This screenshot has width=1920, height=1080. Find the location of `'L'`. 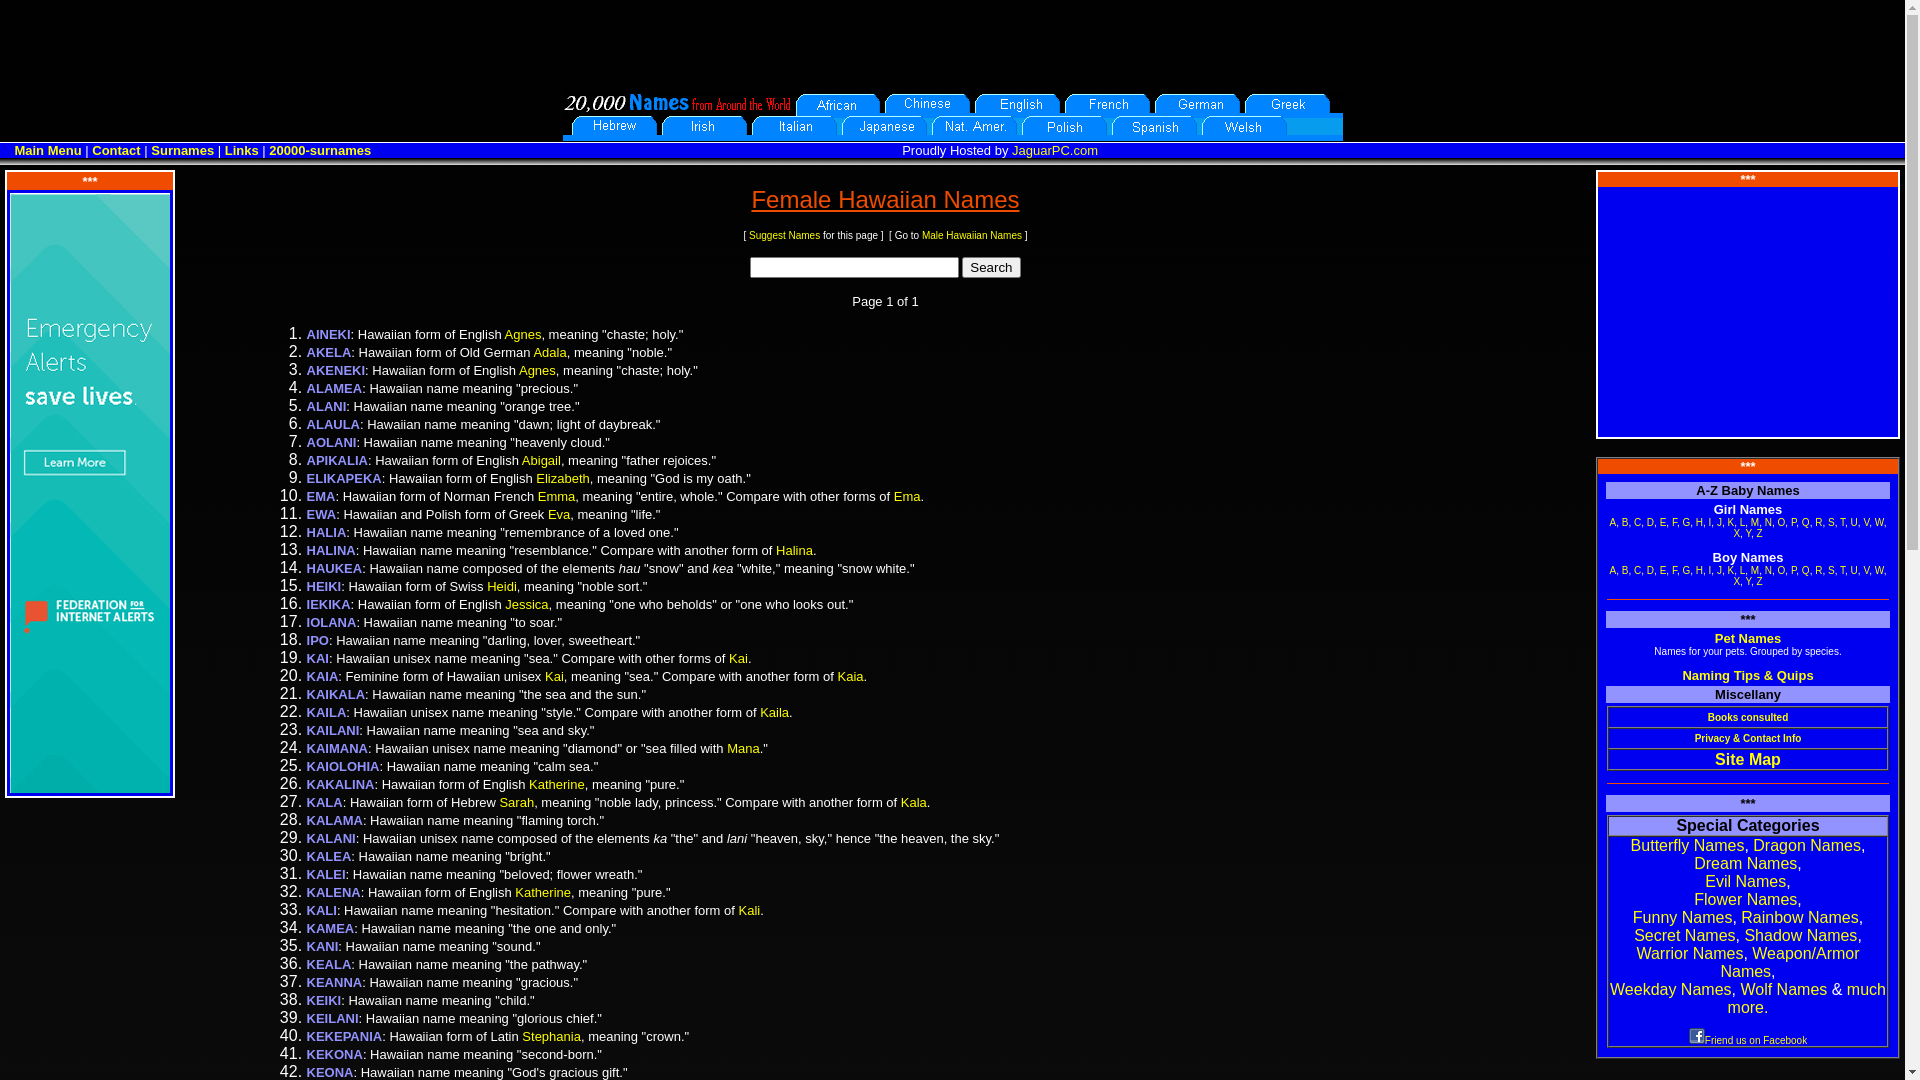

'L' is located at coordinates (1741, 521).